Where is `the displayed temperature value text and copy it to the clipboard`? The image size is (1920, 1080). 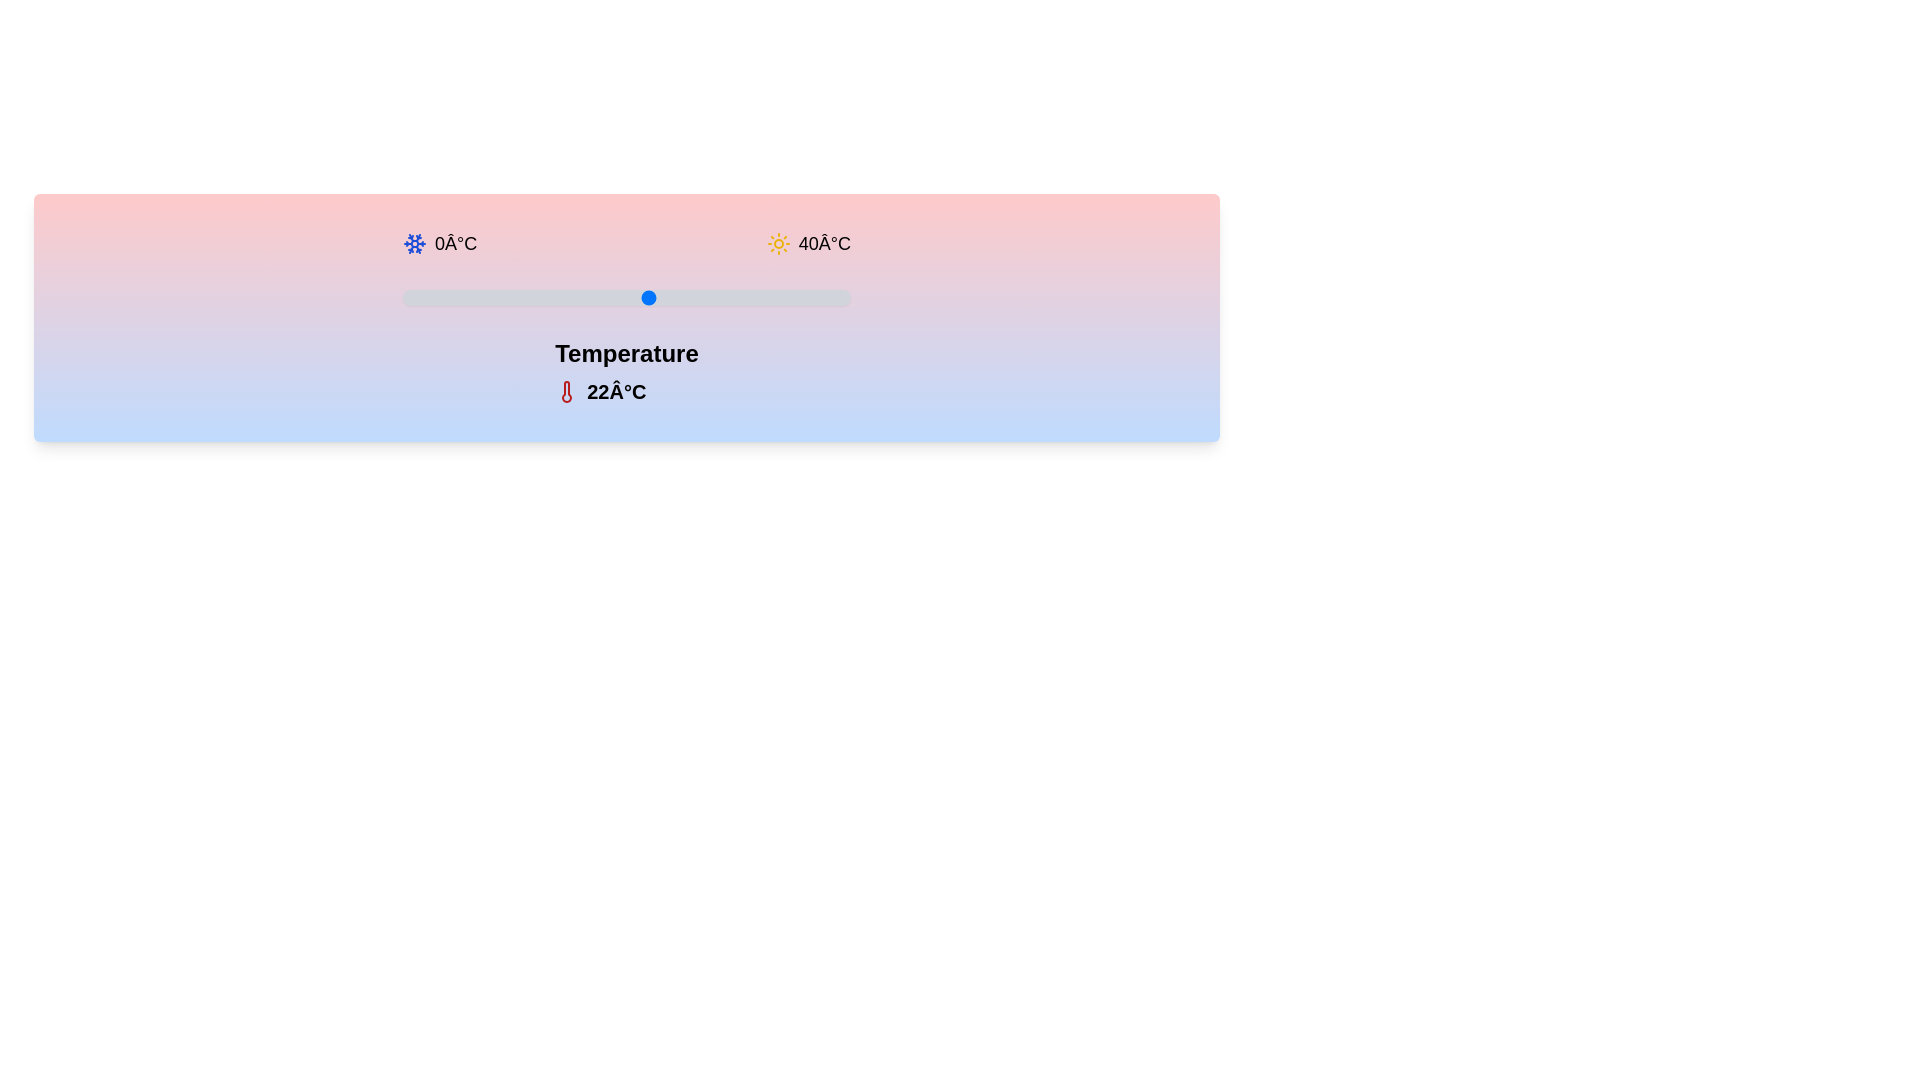 the displayed temperature value text and copy it to the clipboard is located at coordinates (585, 378).